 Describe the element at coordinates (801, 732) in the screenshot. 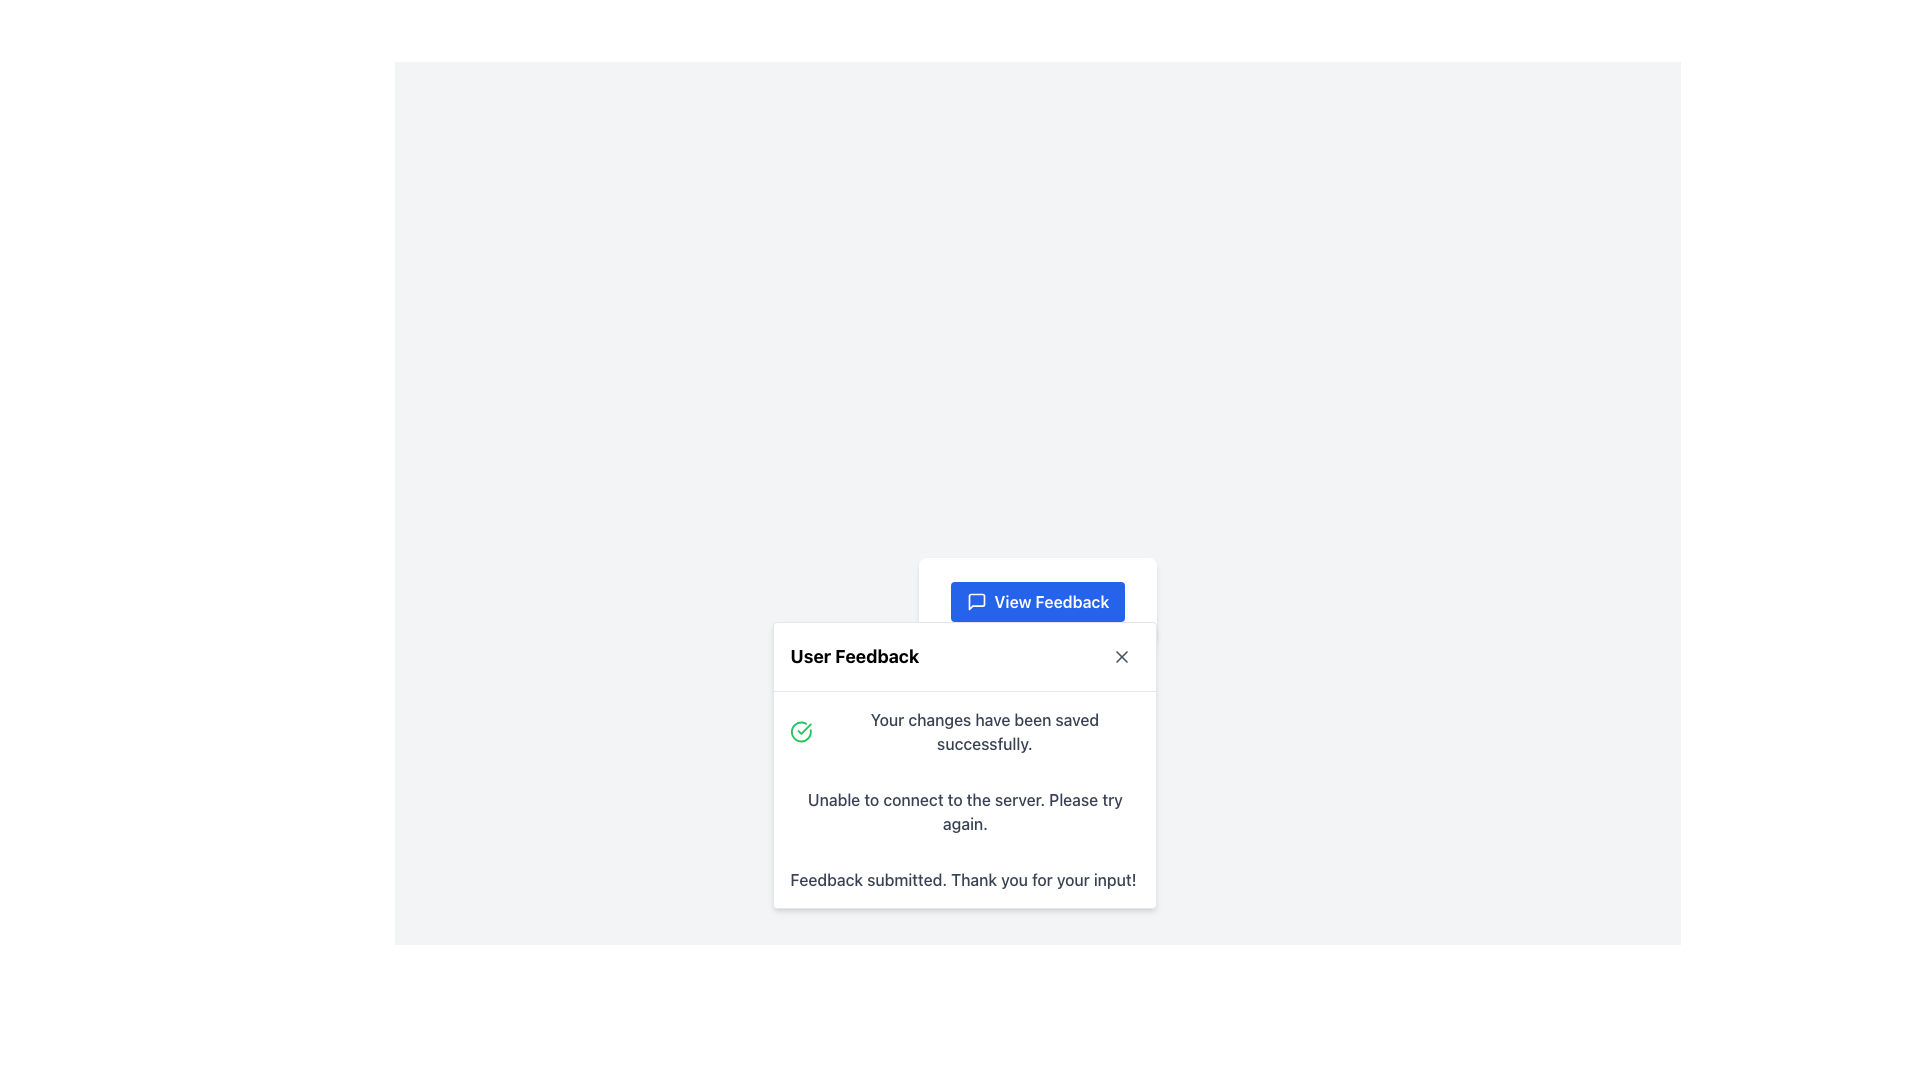

I see `the circular icon with a green checkmark inside it, which is located in the feedback popup to the left of the text stating 'Your changes have been saved successfully.'` at that location.